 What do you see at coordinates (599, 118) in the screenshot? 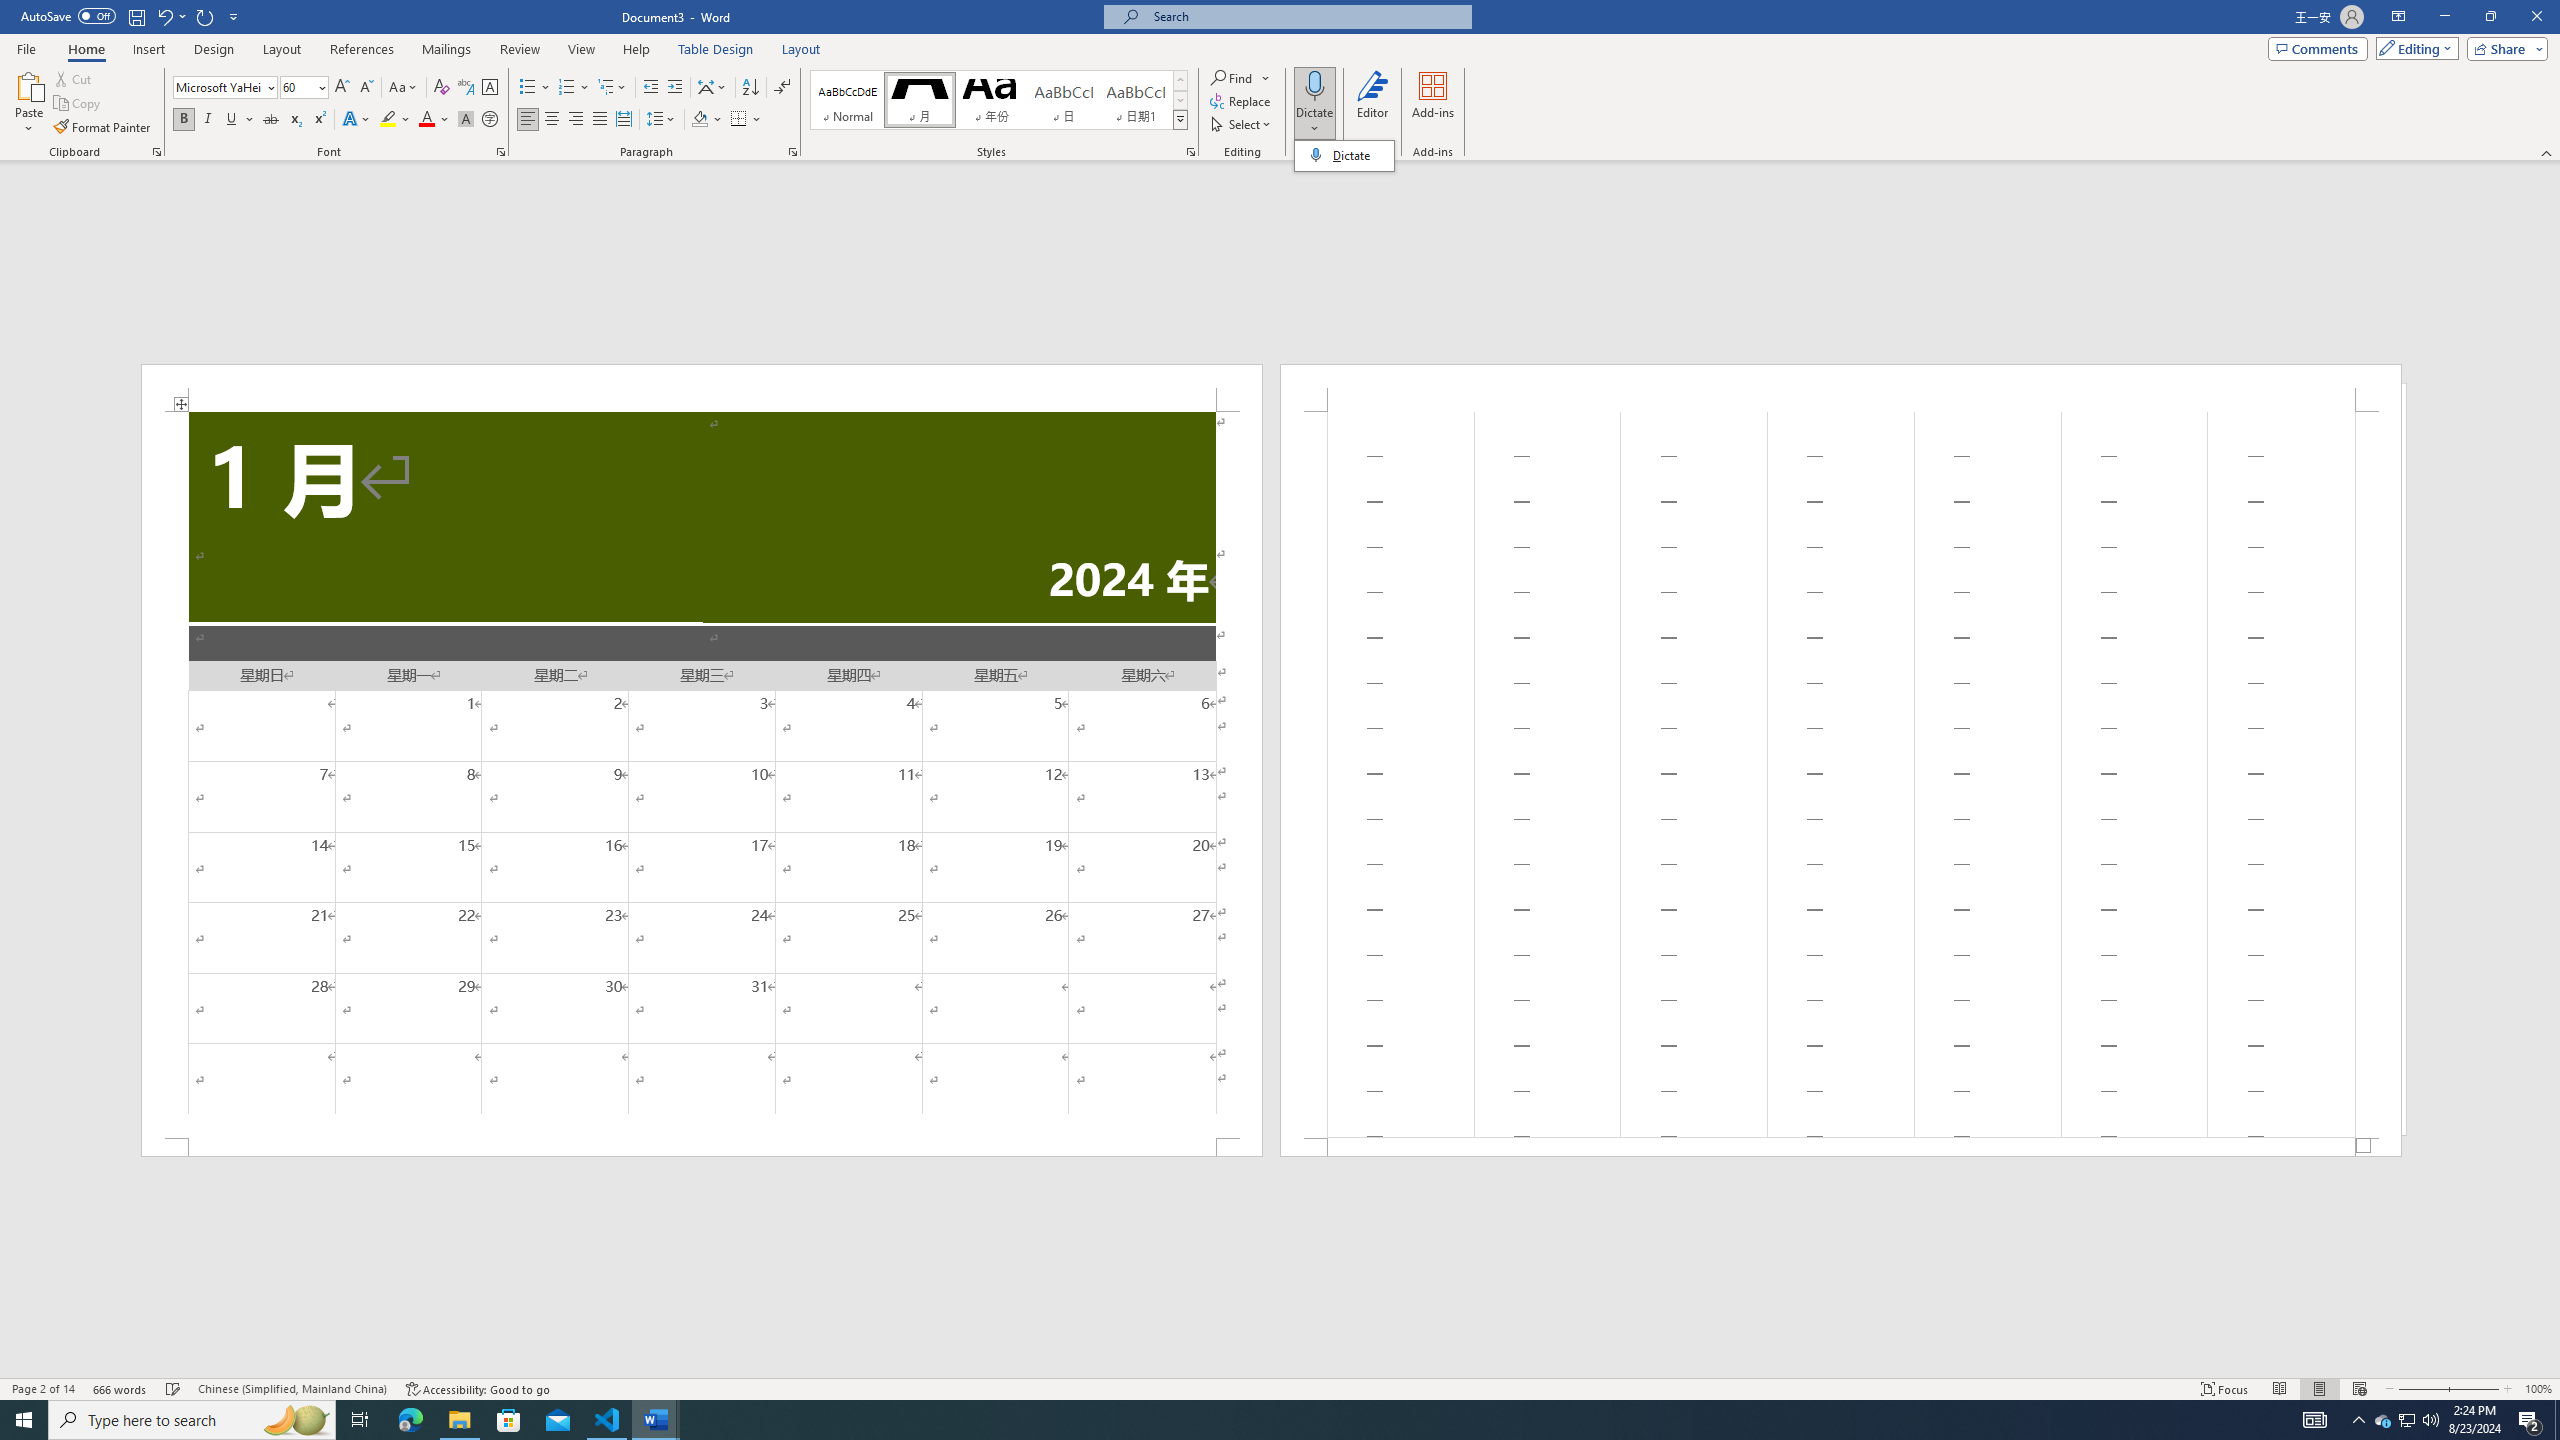
I see `'Justify'` at bounding box center [599, 118].